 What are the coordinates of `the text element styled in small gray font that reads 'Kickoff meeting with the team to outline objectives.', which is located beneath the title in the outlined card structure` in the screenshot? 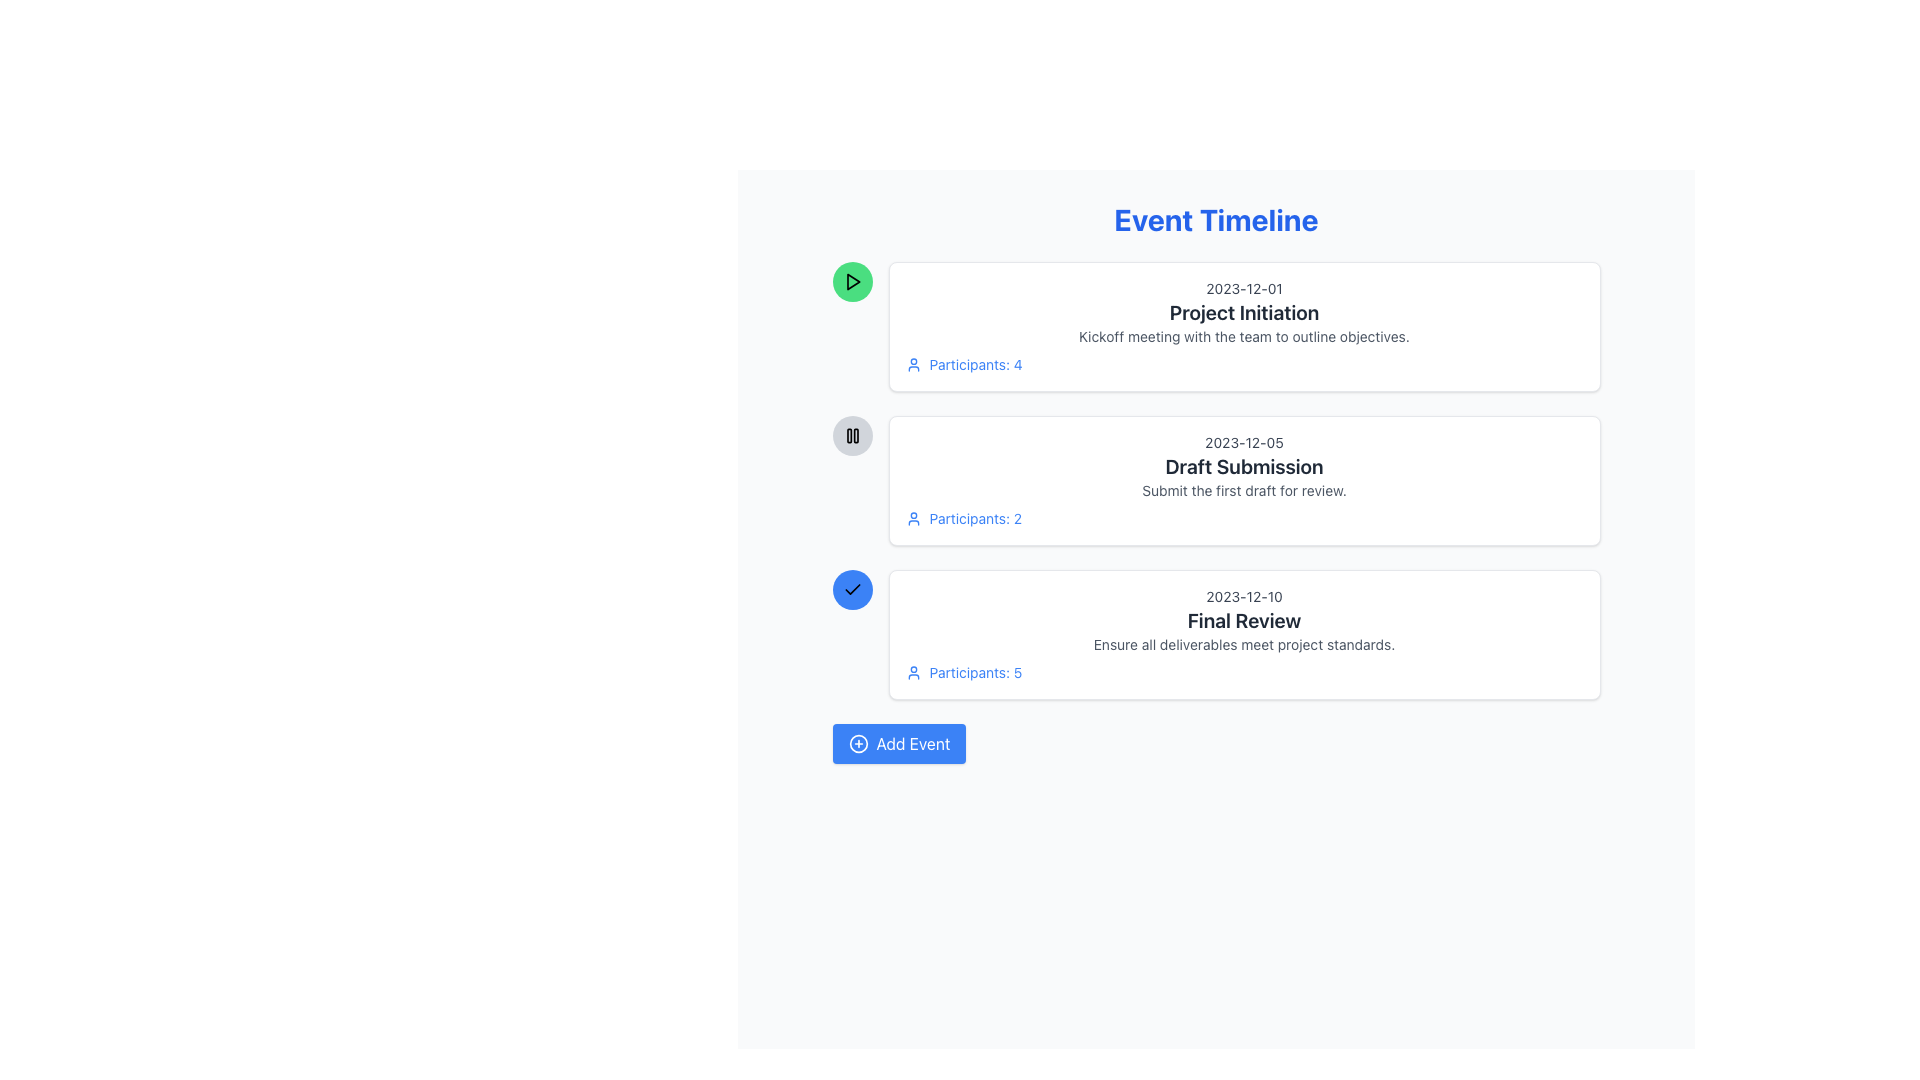 It's located at (1243, 335).